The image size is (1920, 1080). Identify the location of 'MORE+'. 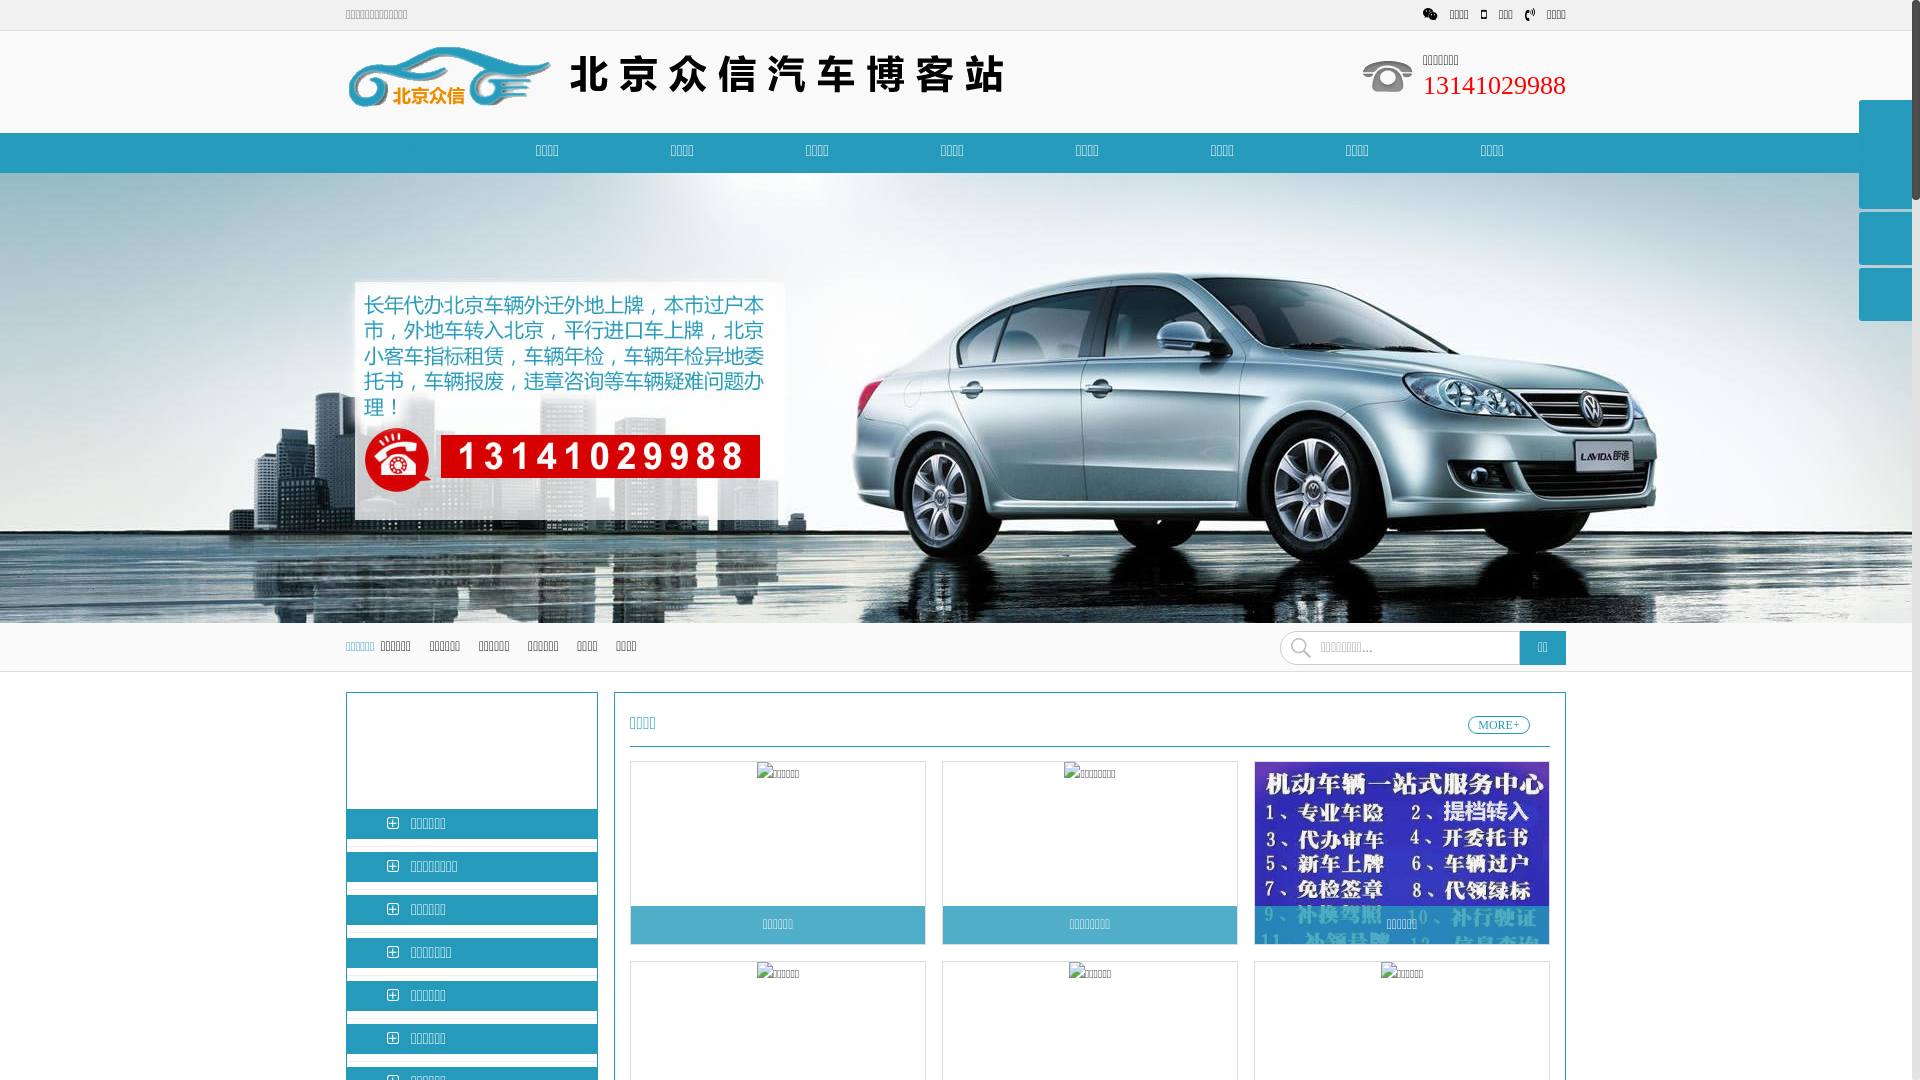
(1468, 725).